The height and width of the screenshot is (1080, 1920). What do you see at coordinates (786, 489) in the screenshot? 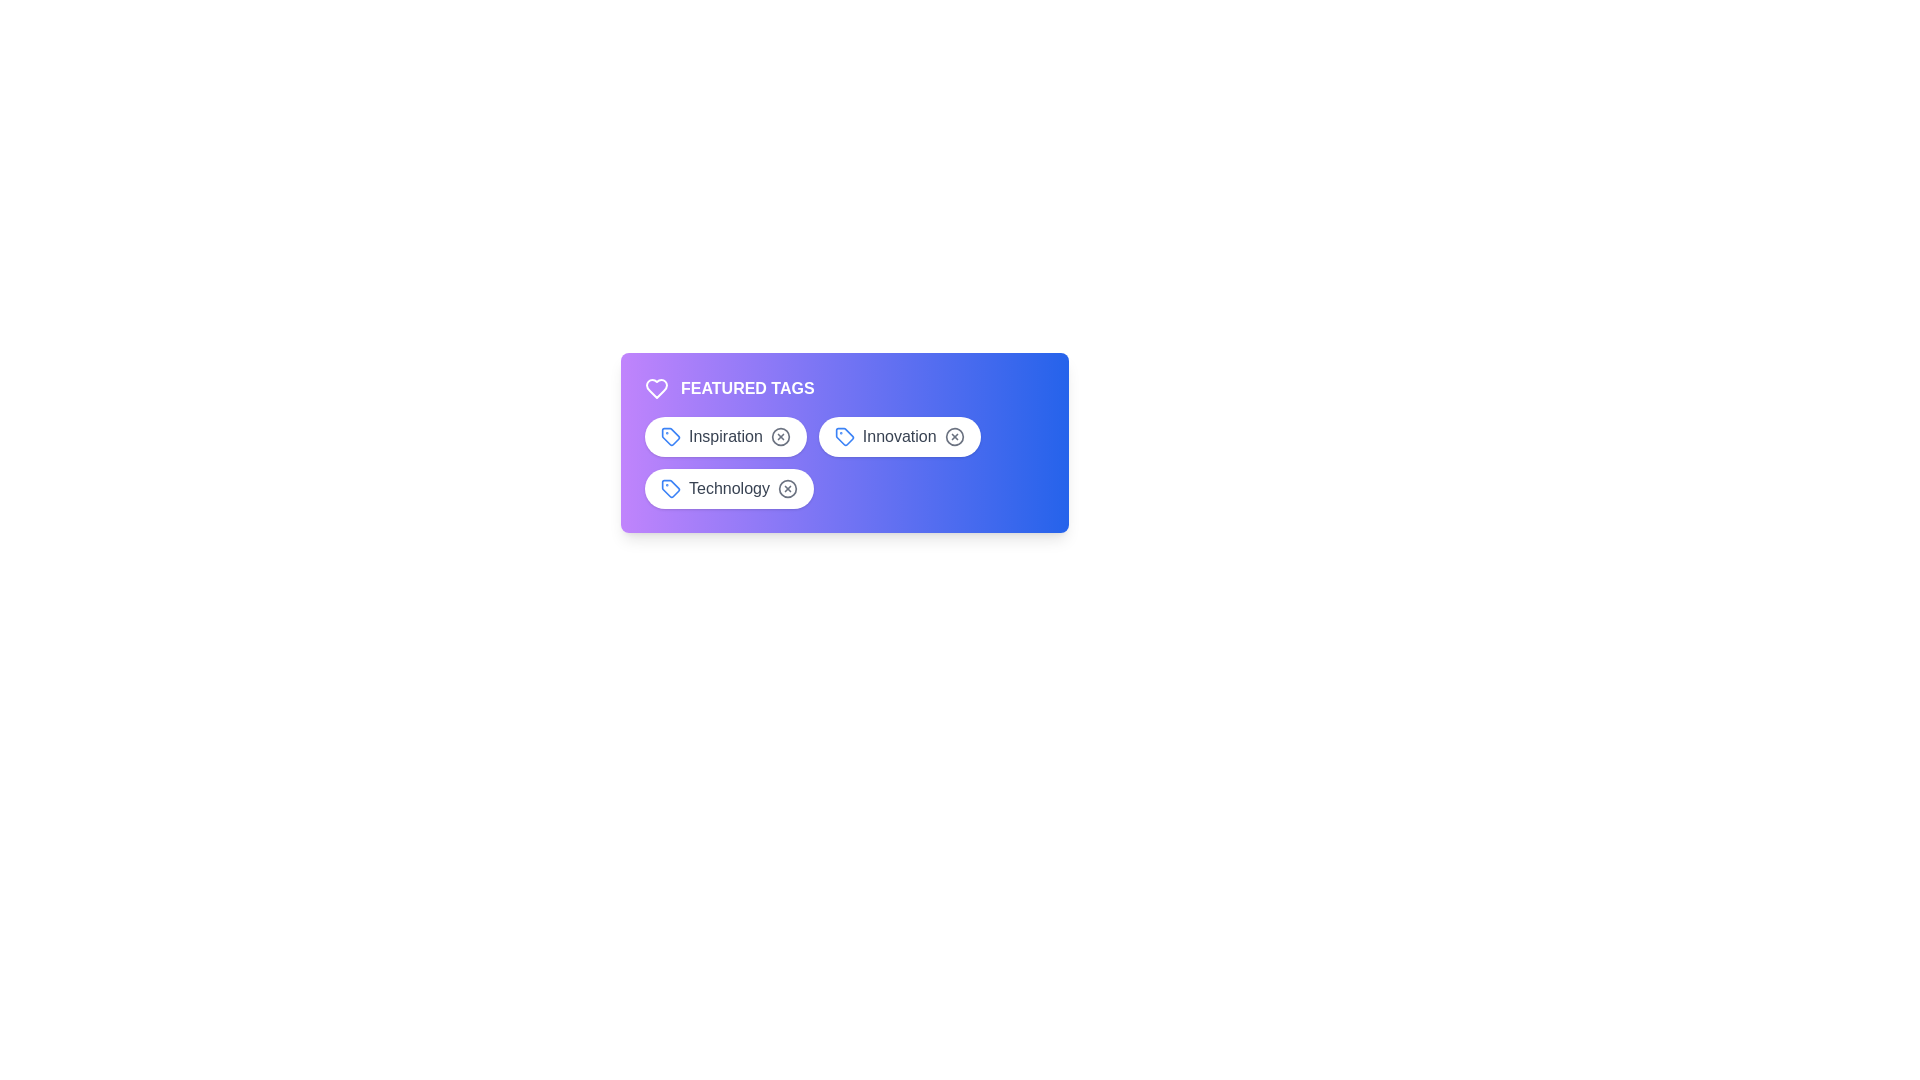
I see `the circular button with a transparent center and gray border located to the right of the 'Technology' text within the 'FEATURED TAGS' card` at bounding box center [786, 489].